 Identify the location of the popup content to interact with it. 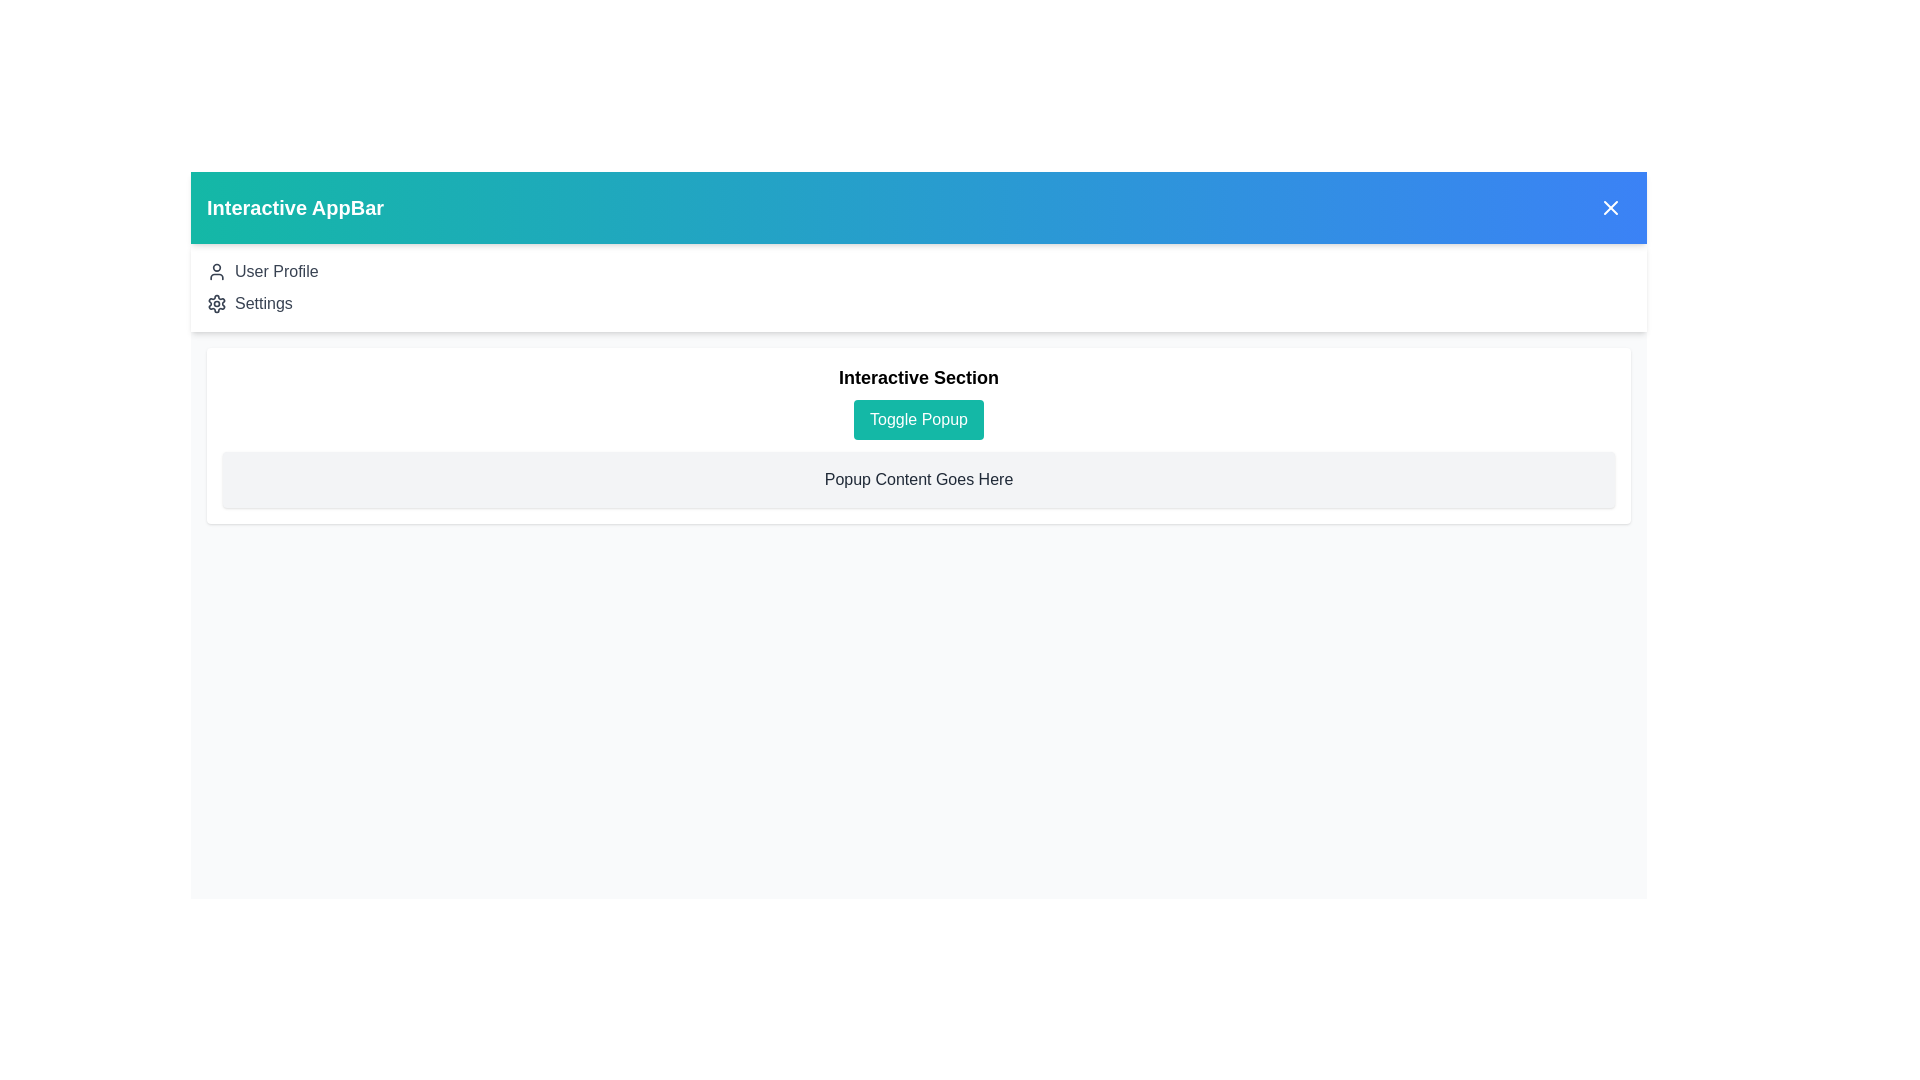
(917, 479).